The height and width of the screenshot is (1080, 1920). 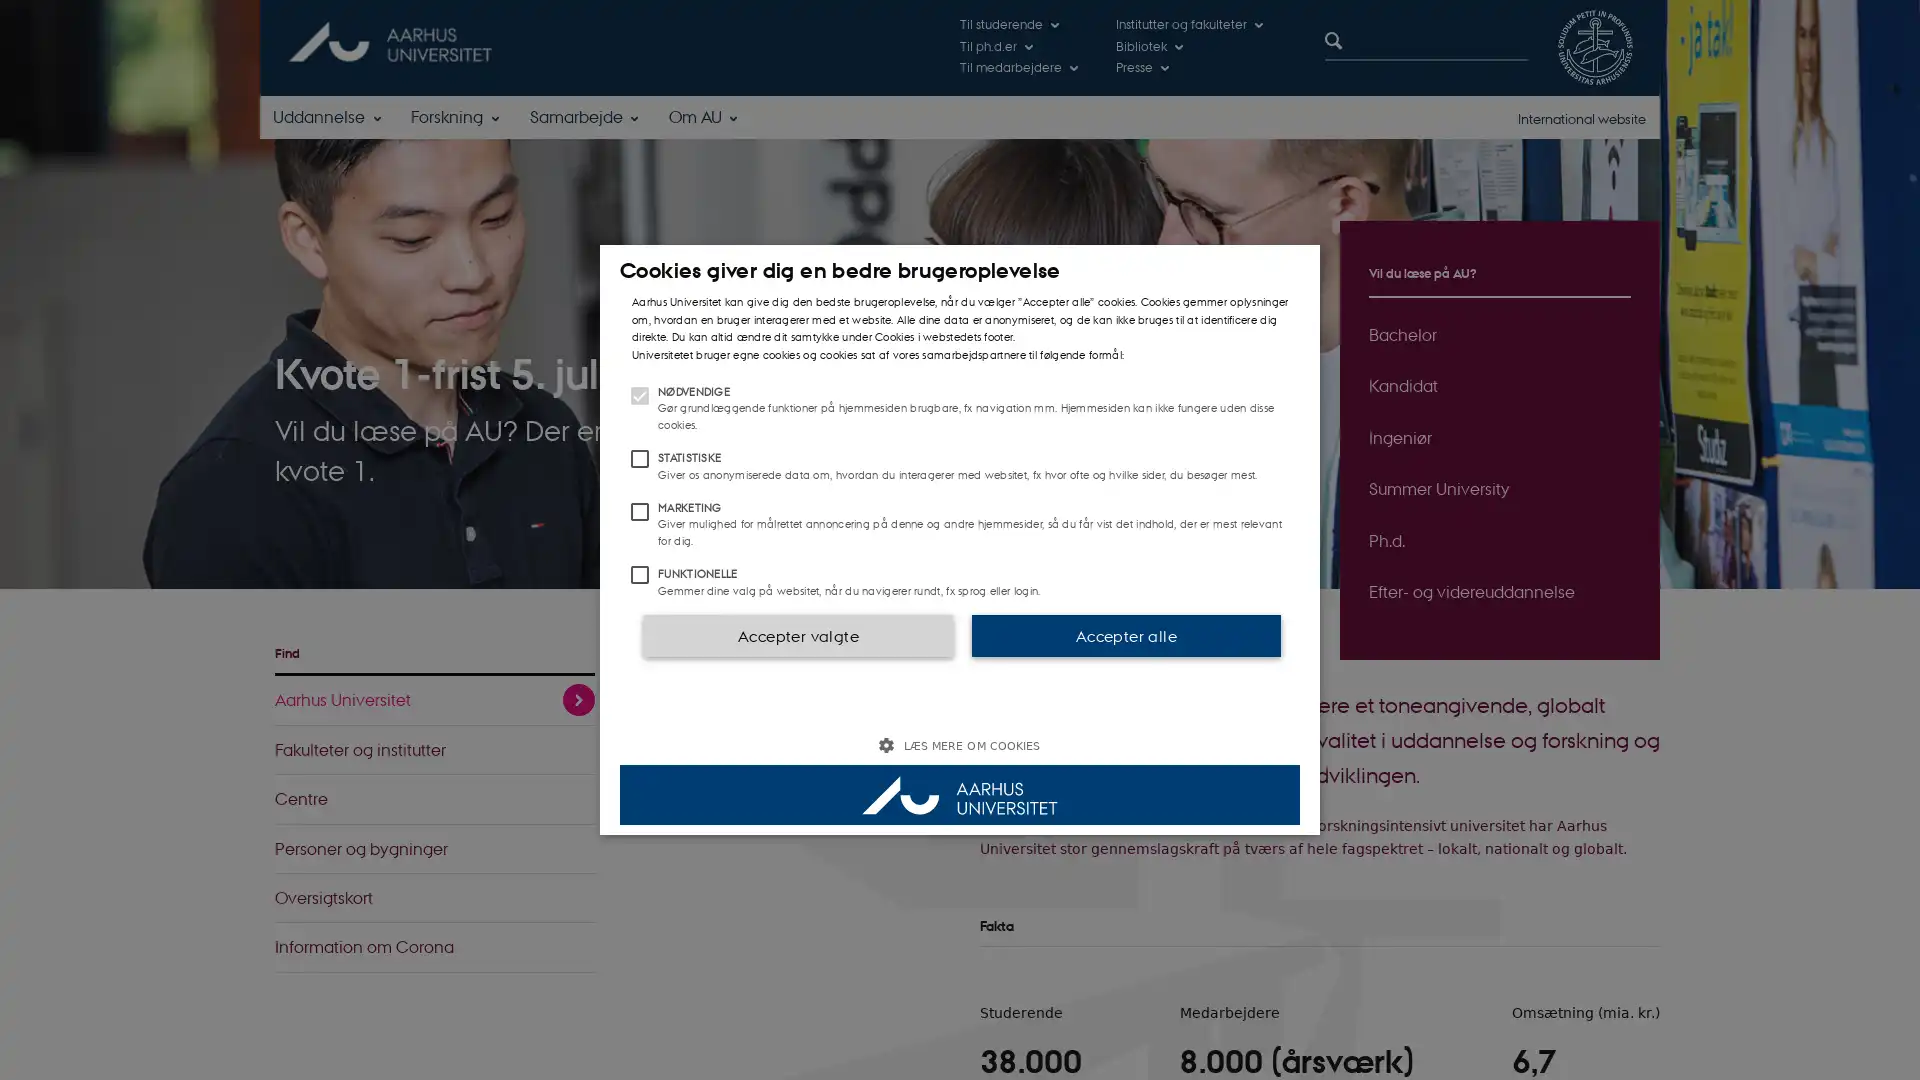 I want to click on Aarhus Universitet, so click(x=434, y=698).